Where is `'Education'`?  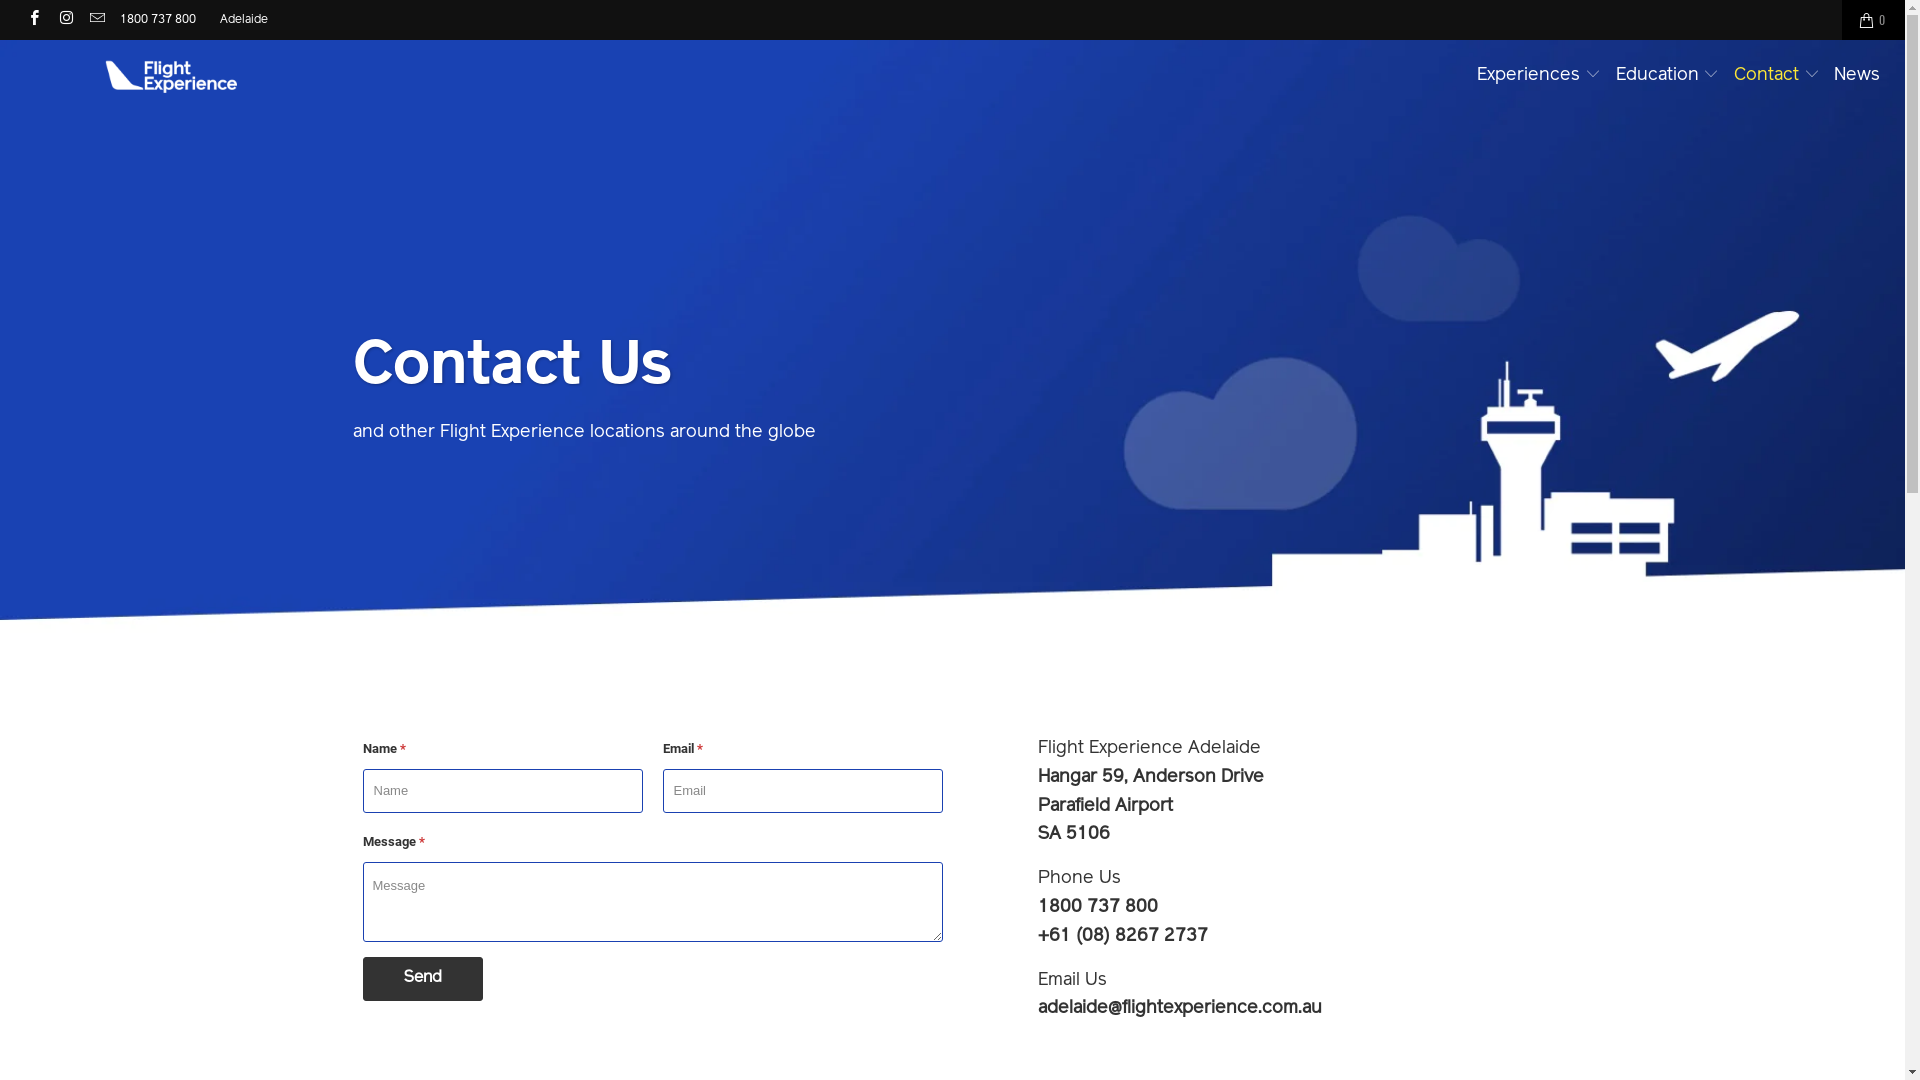 'Education' is located at coordinates (1668, 75).